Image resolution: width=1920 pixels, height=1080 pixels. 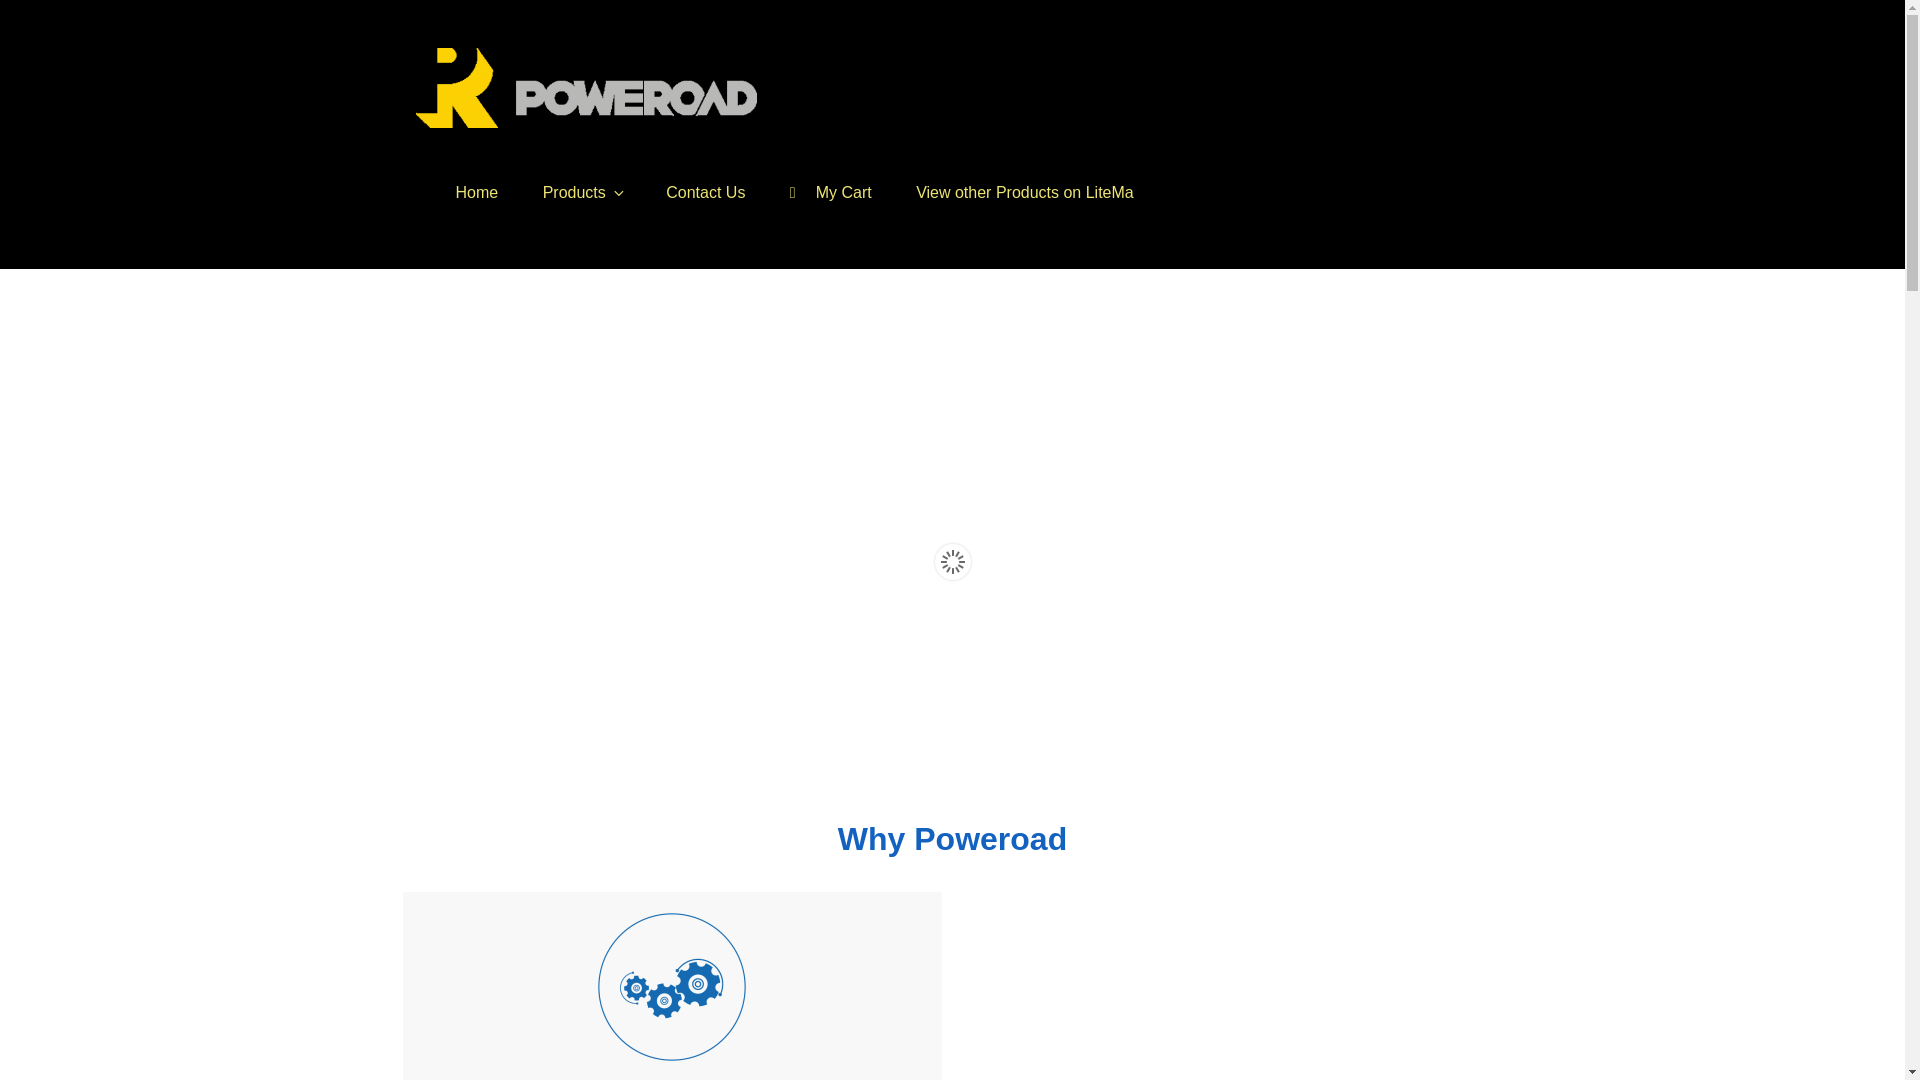 What do you see at coordinates (830, 192) in the screenshot?
I see `'My Cart'` at bounding box center [830, 192].